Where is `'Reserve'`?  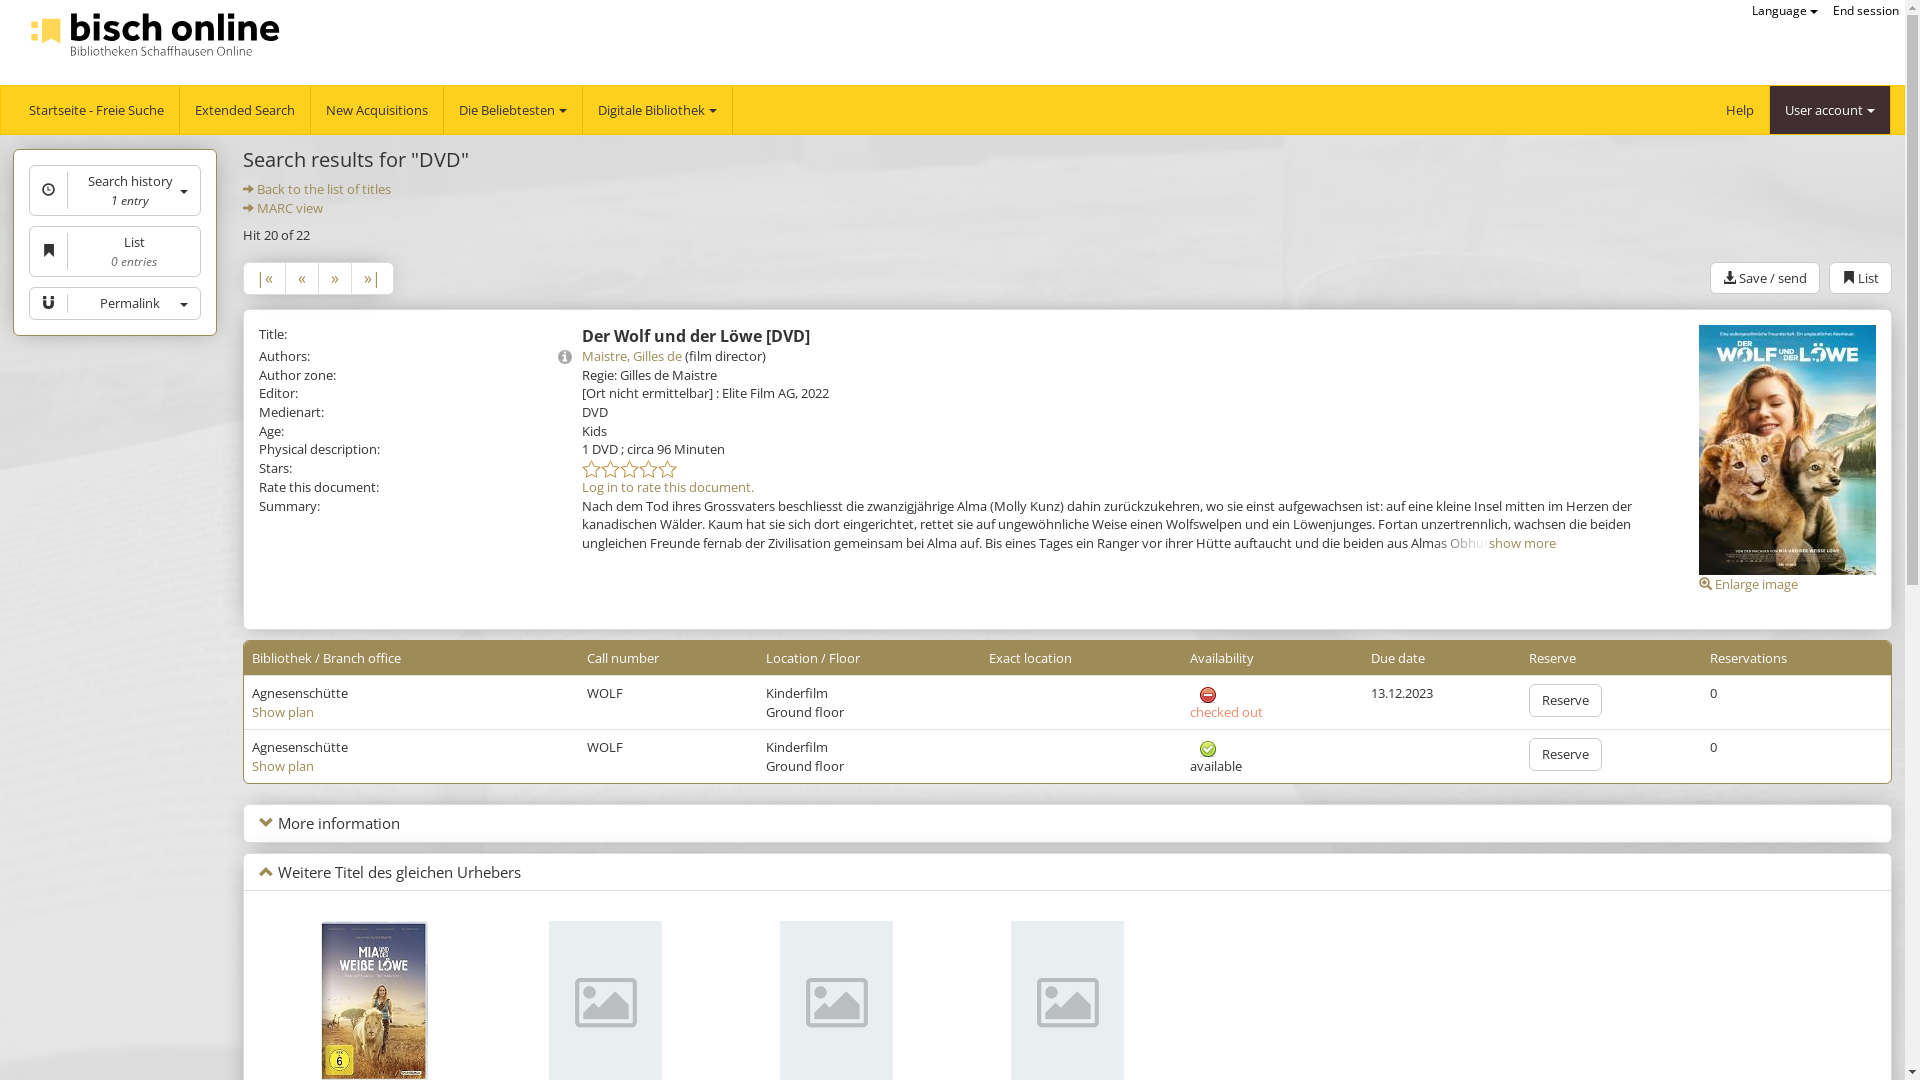 'Reserve' is located at coordinates (1528, 754).